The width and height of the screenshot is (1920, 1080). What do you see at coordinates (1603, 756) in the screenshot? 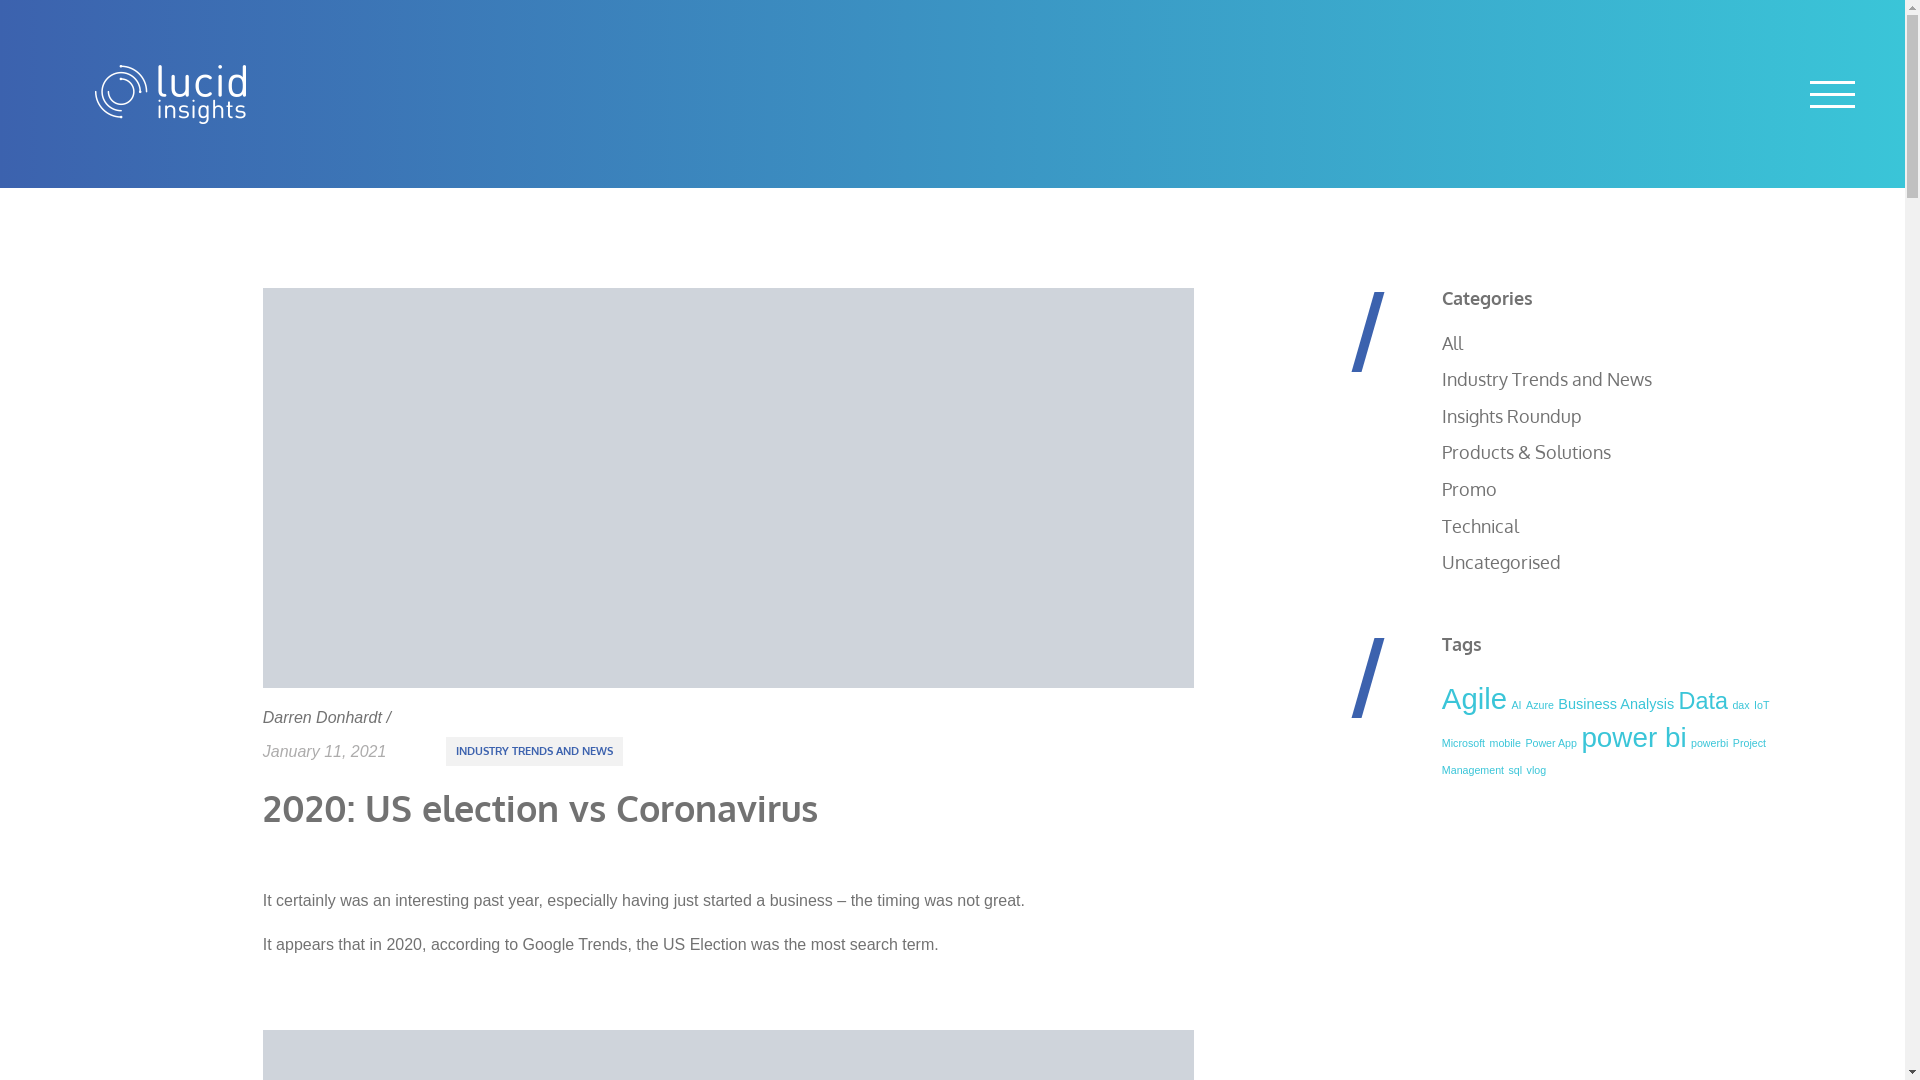
I see `'Project Management'` at bounding box center [1603, 756].